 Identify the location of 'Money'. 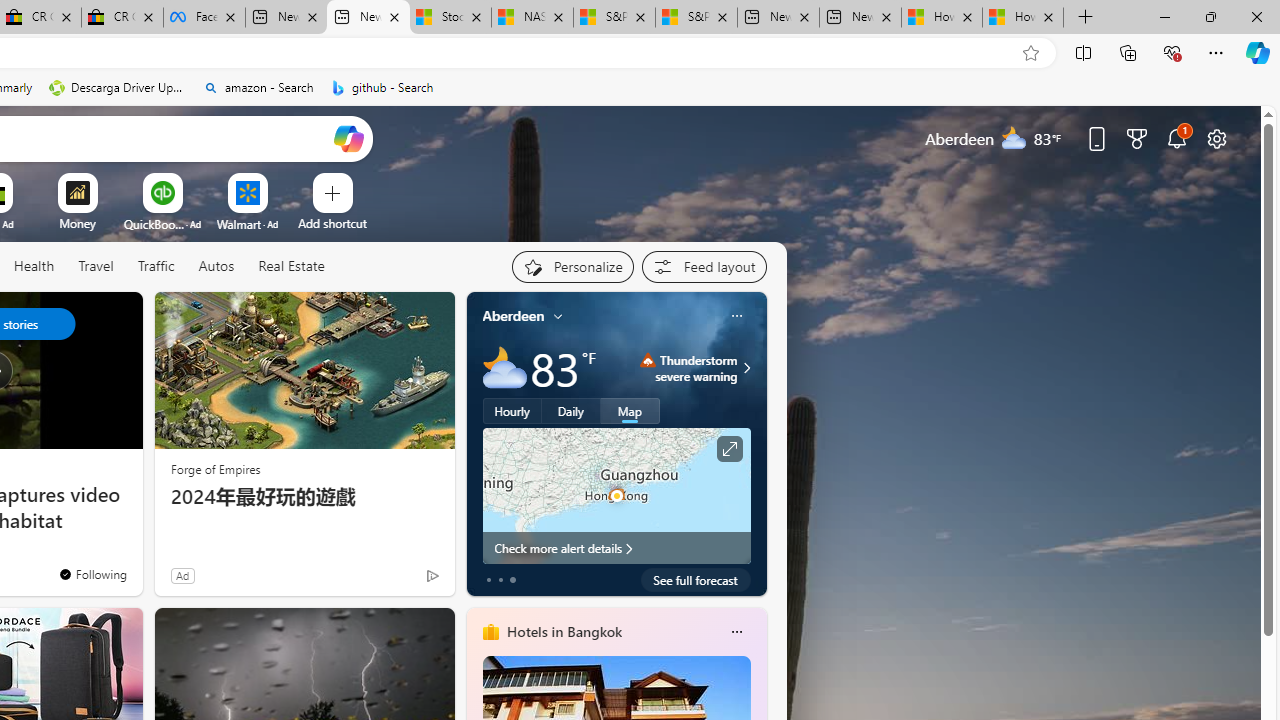
(77, 223).